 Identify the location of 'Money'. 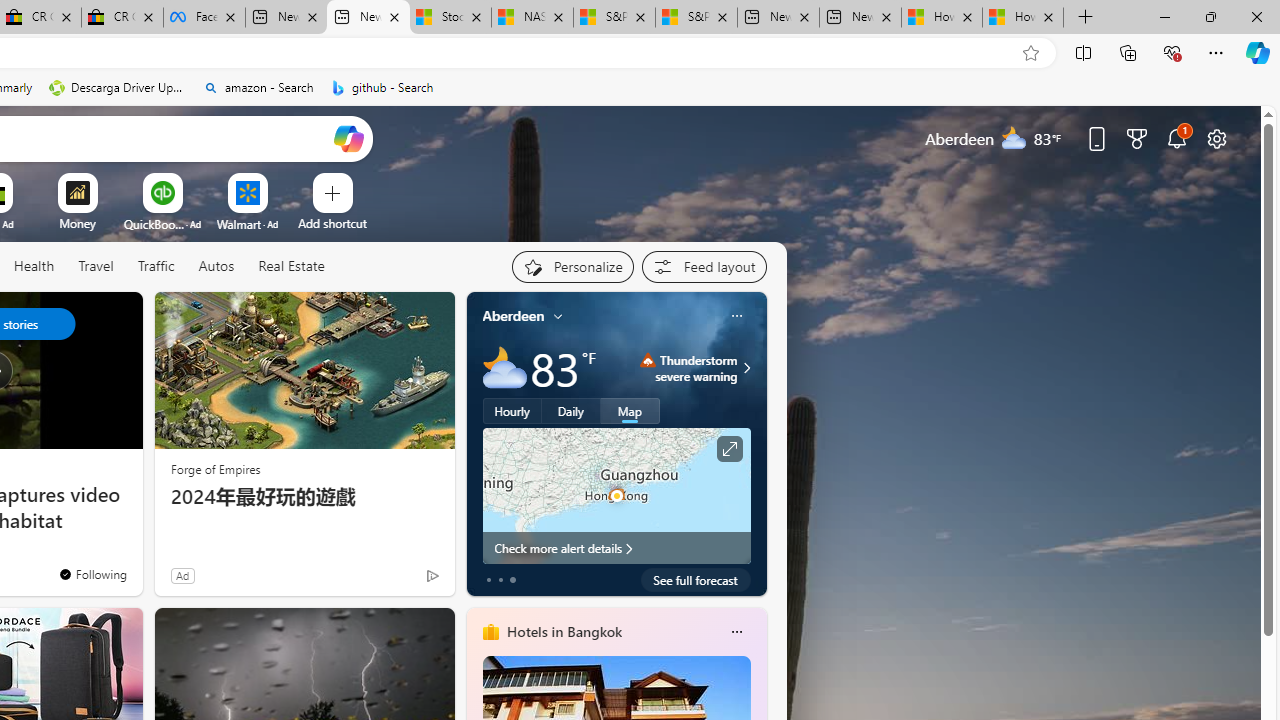
(77, 223).